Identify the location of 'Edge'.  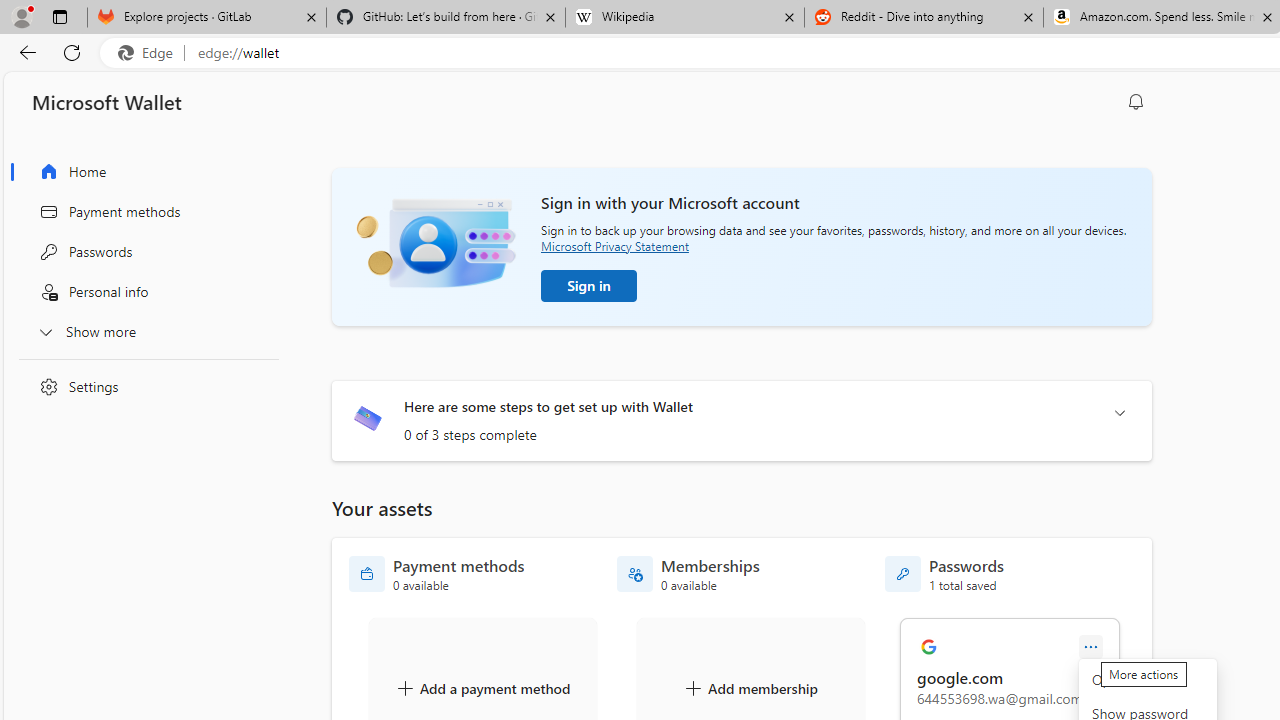
(149, 52).